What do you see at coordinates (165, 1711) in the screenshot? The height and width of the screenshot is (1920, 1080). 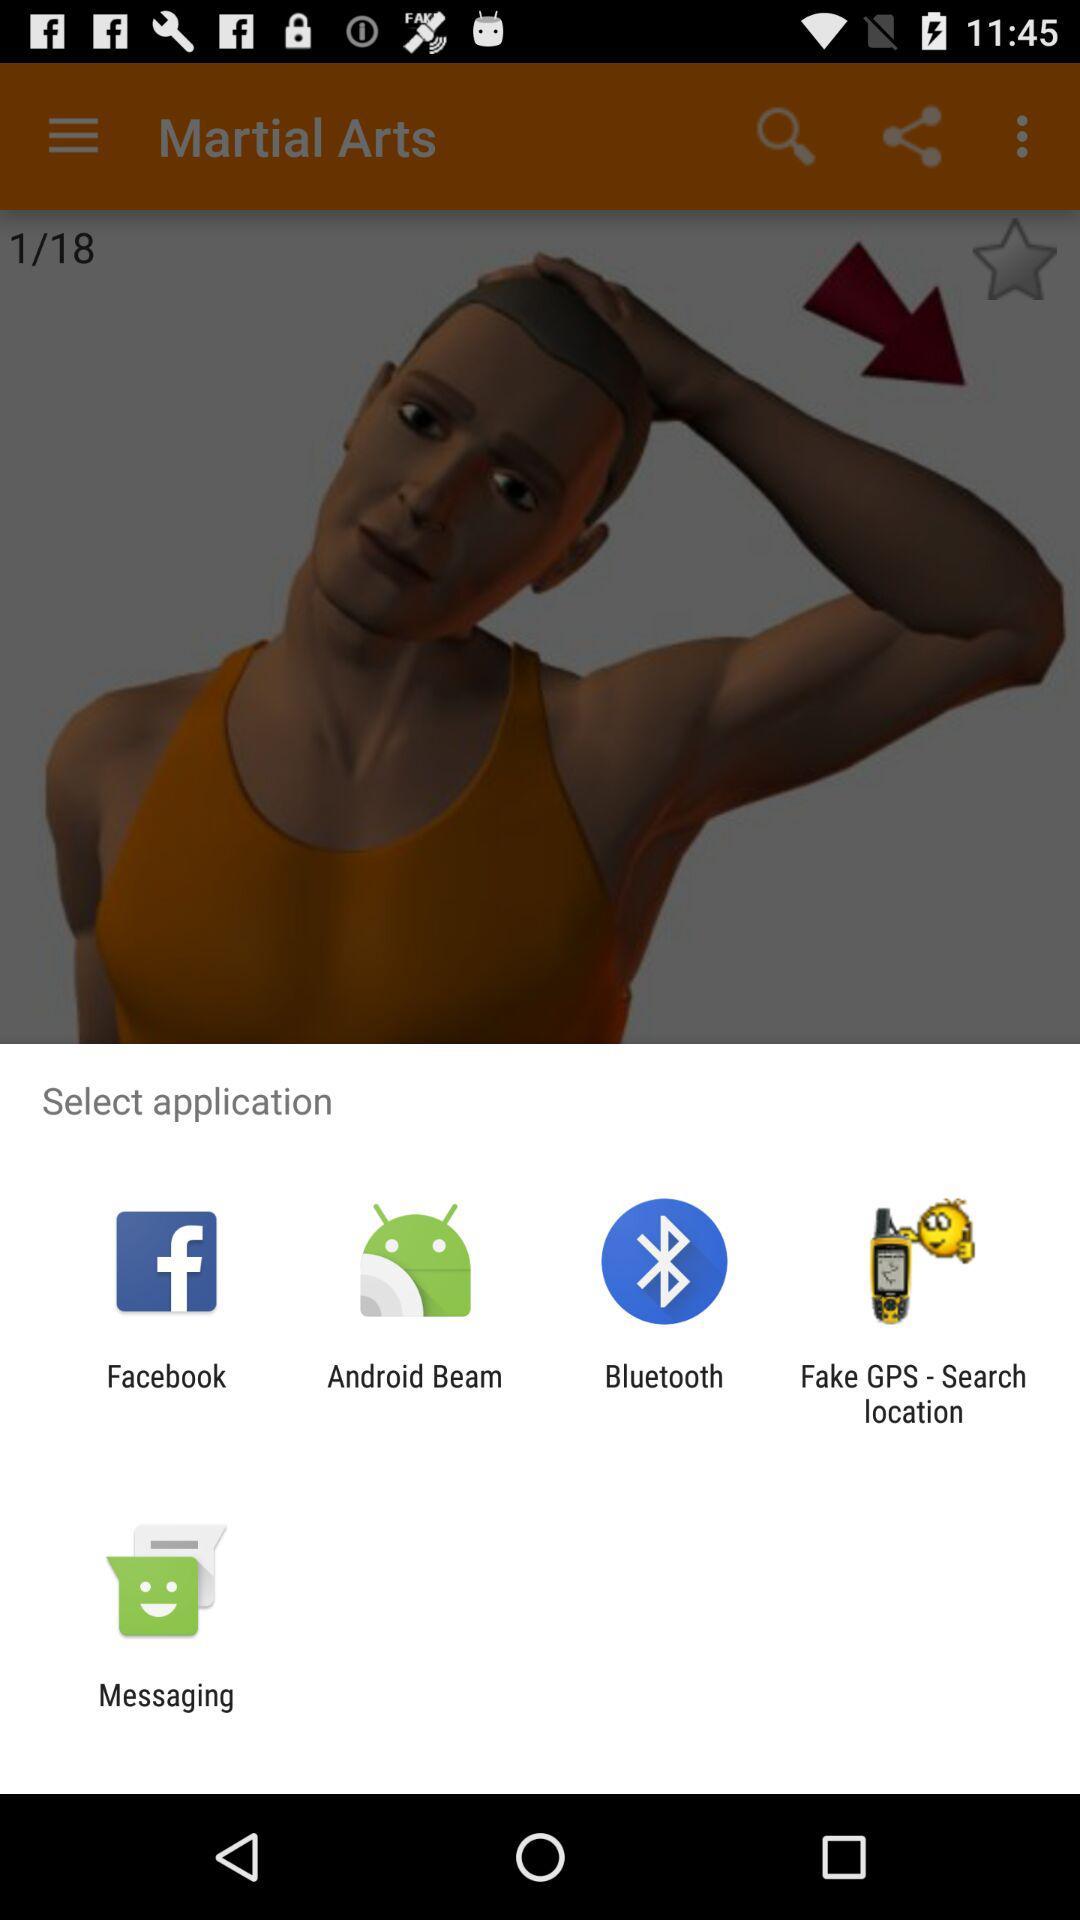 I see `messaging` at bounding box center [165, 1711].